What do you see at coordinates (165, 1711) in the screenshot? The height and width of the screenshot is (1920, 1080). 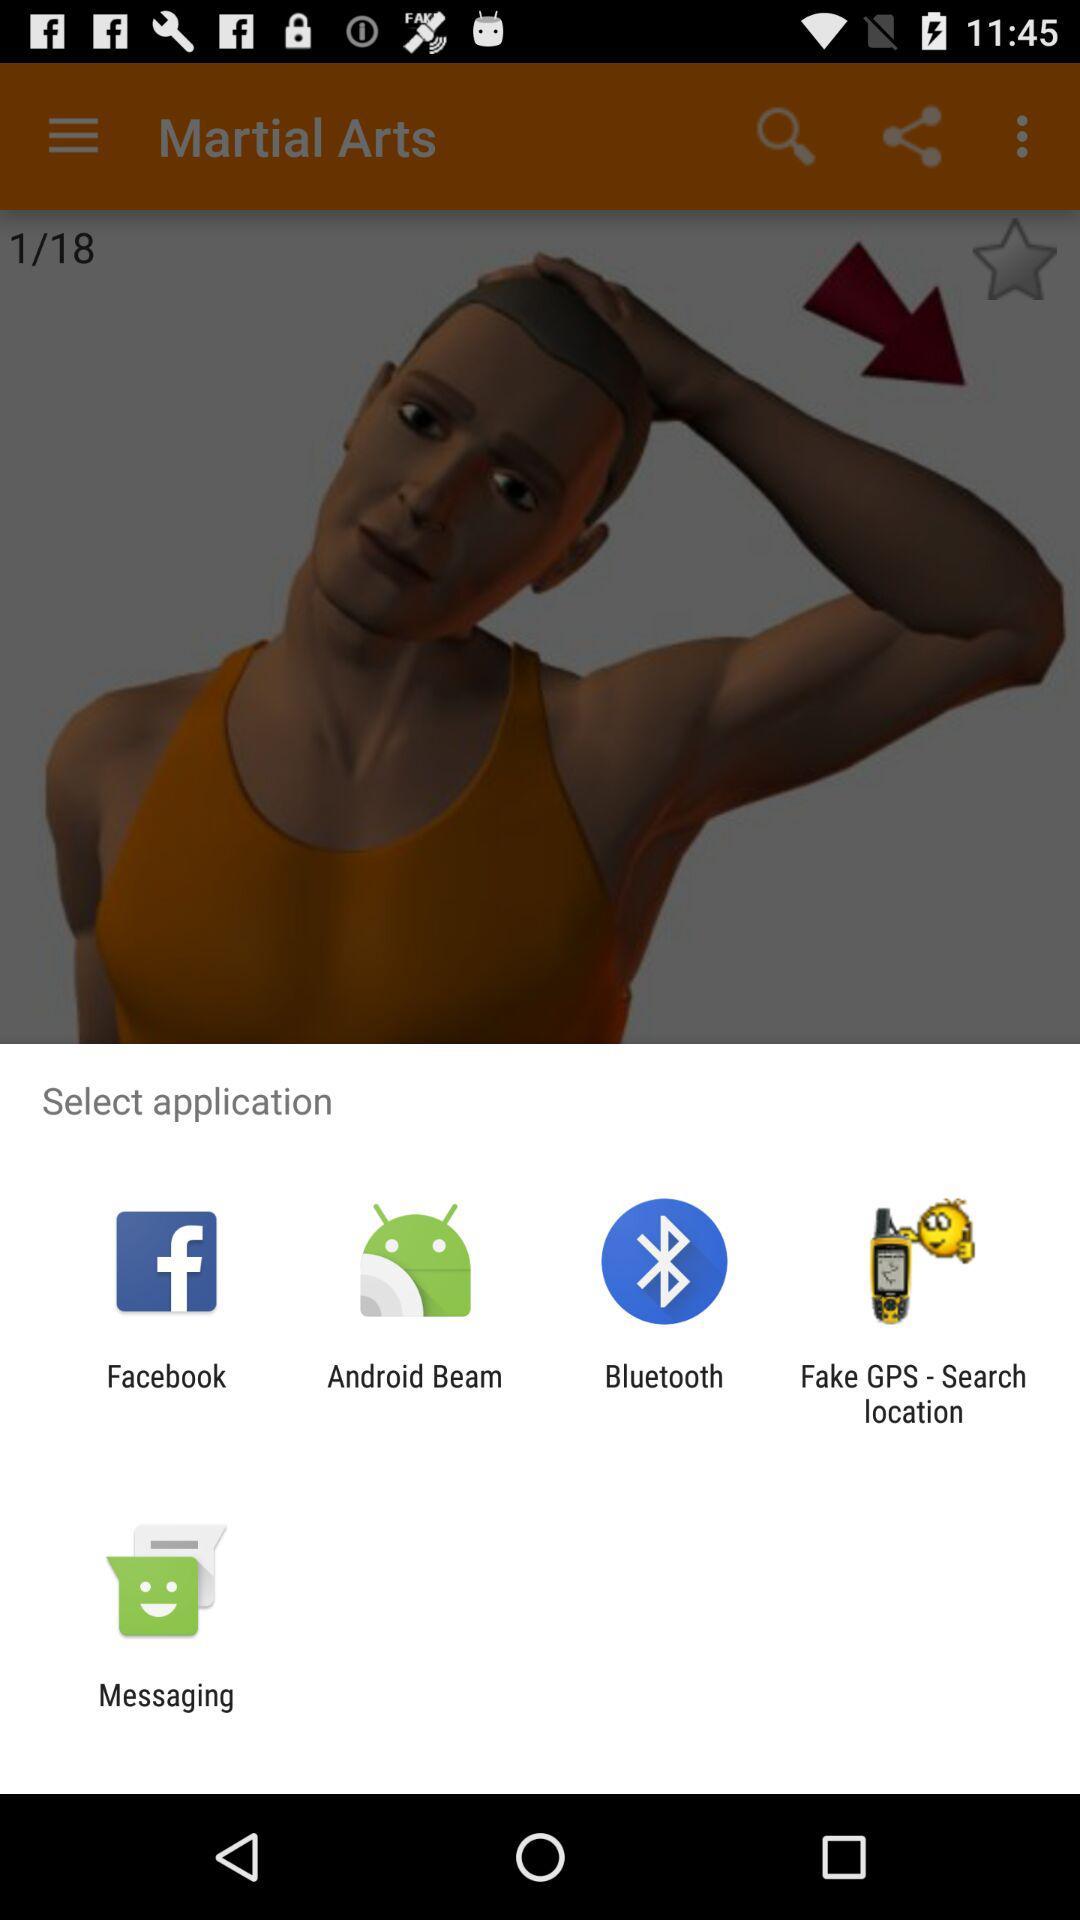 I see `messaging` at bounding box center [165, 1711].